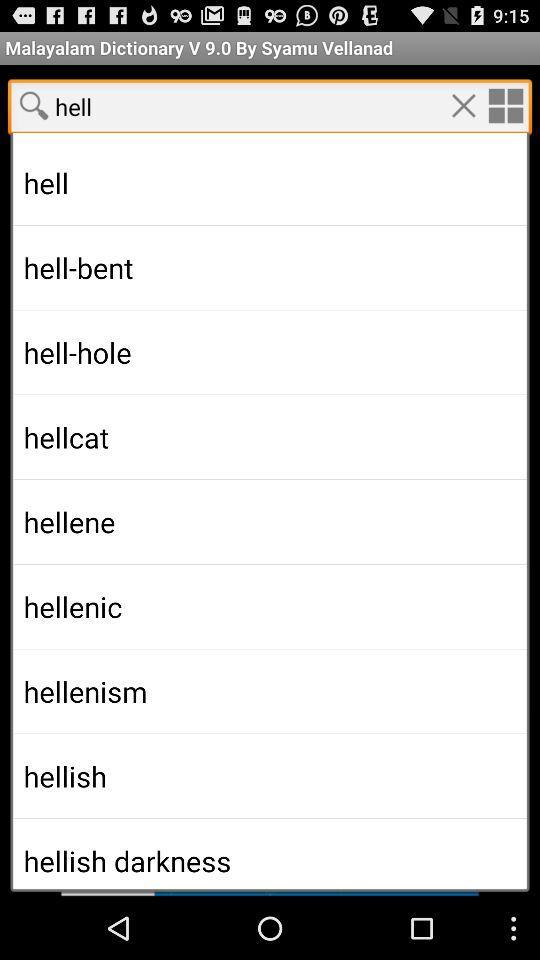 The width and height of the screenshot is (540, 960). Describe the element at coordinates (463, 105) in the screenshot. I see `clear all typing` at that location.